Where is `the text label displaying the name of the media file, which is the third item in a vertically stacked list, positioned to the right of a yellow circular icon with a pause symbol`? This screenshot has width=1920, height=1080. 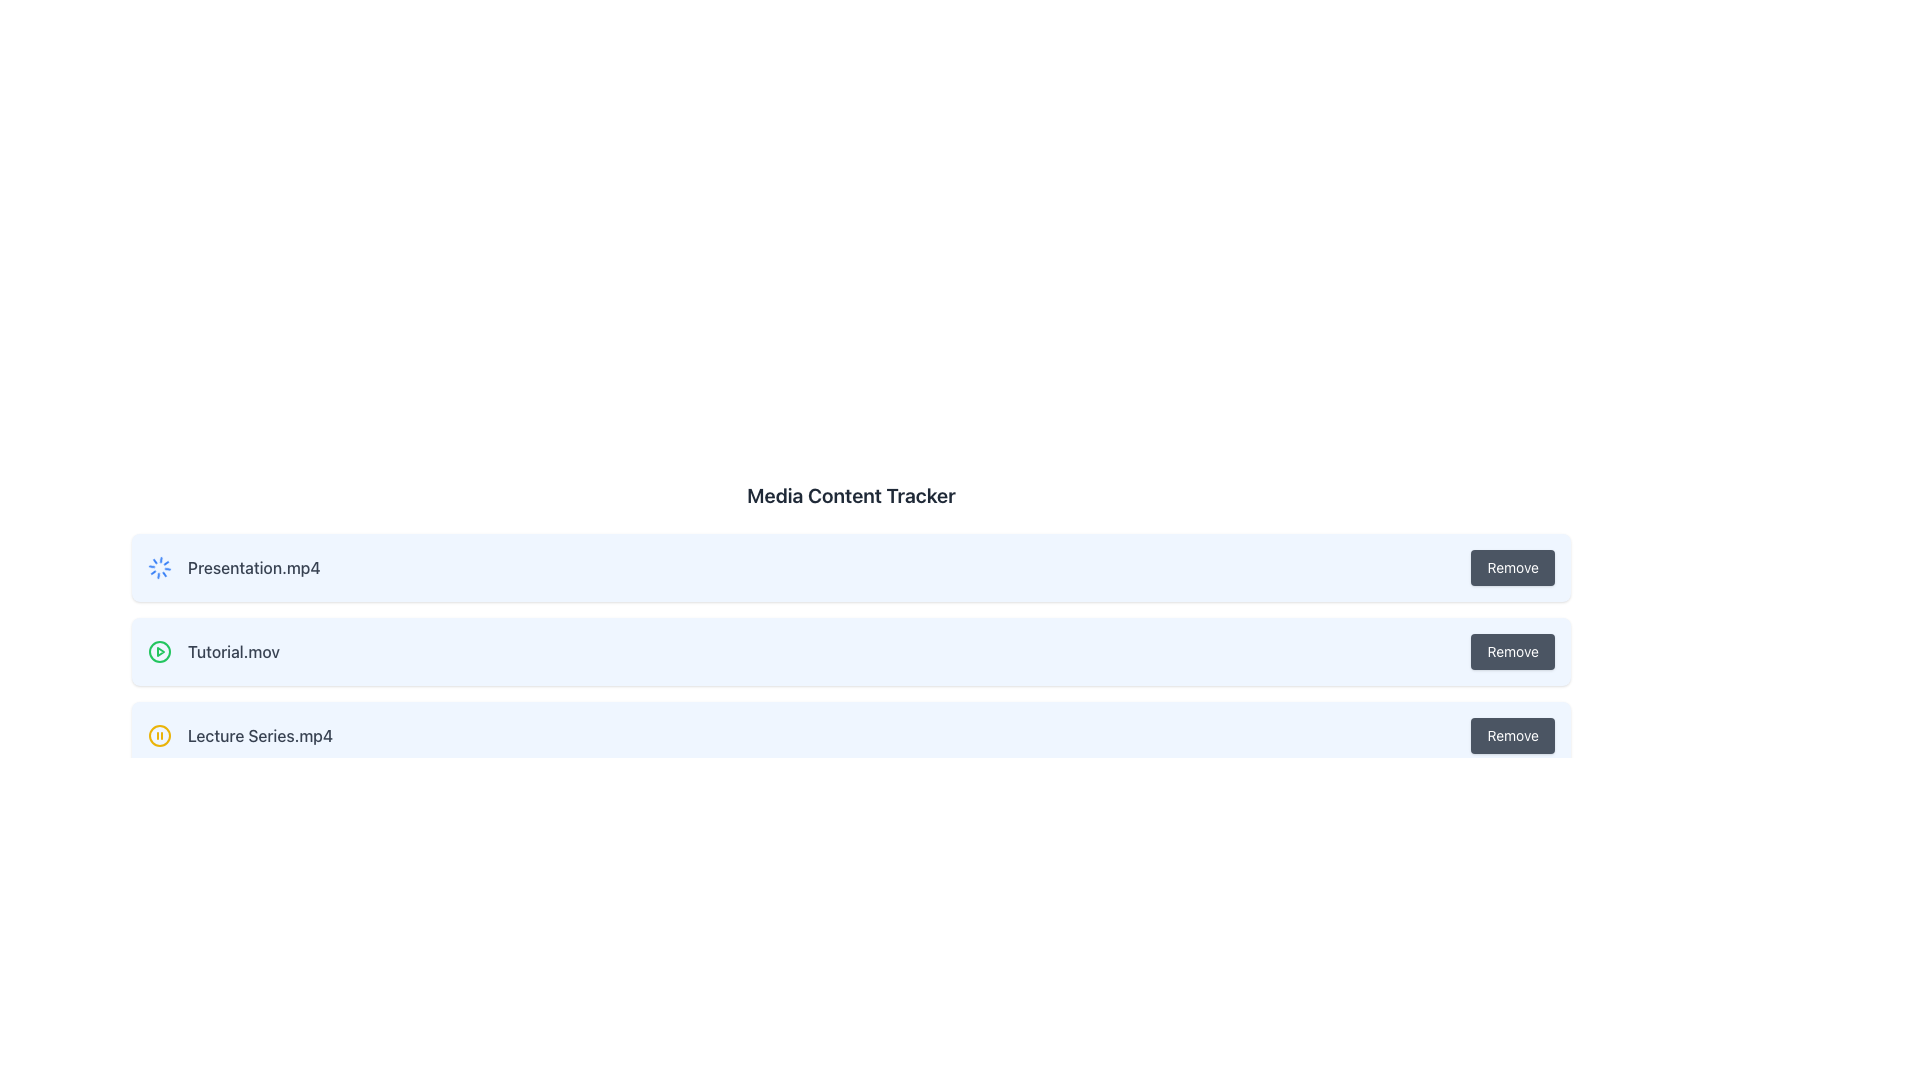
the text label displaying the name of the media file, which is the third item in a vertically stacked list, positioned to the right of a yellow circular icon with a pause symbol is located at coordinates (259, 736).